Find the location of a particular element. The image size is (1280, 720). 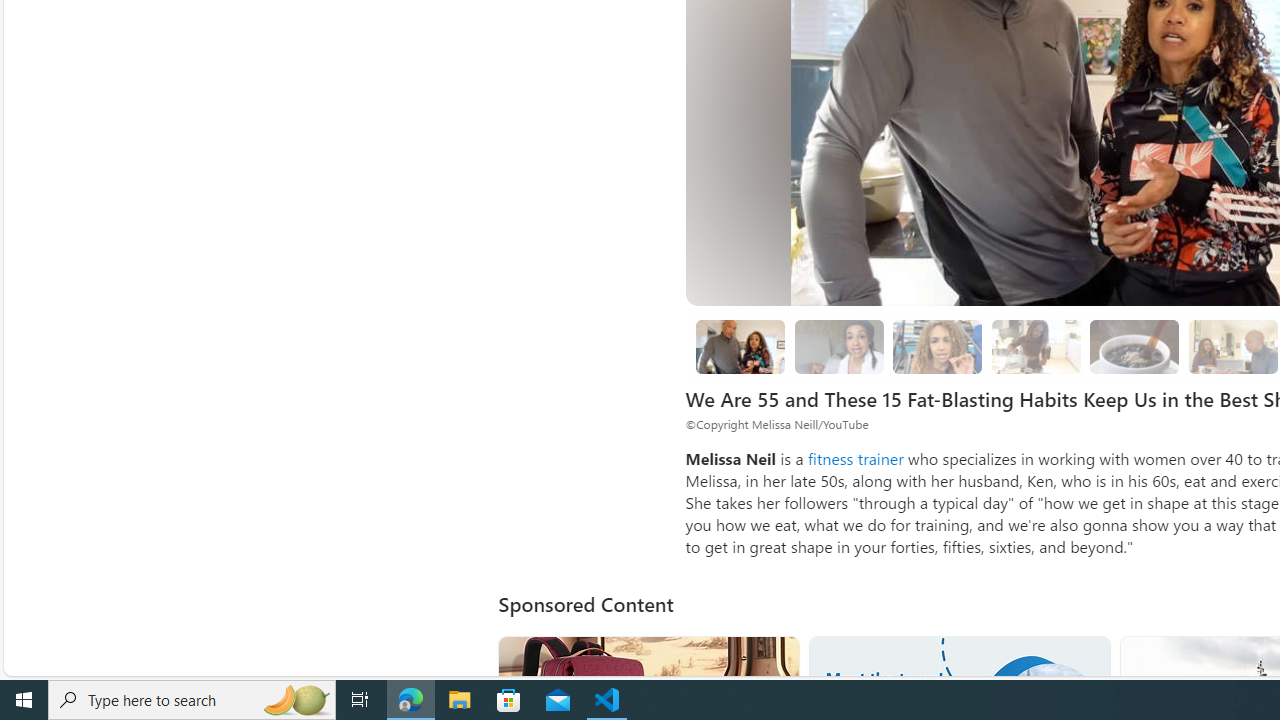

'2 They Use Protein Powder for Flavor' is located at coordinates (937, 345).